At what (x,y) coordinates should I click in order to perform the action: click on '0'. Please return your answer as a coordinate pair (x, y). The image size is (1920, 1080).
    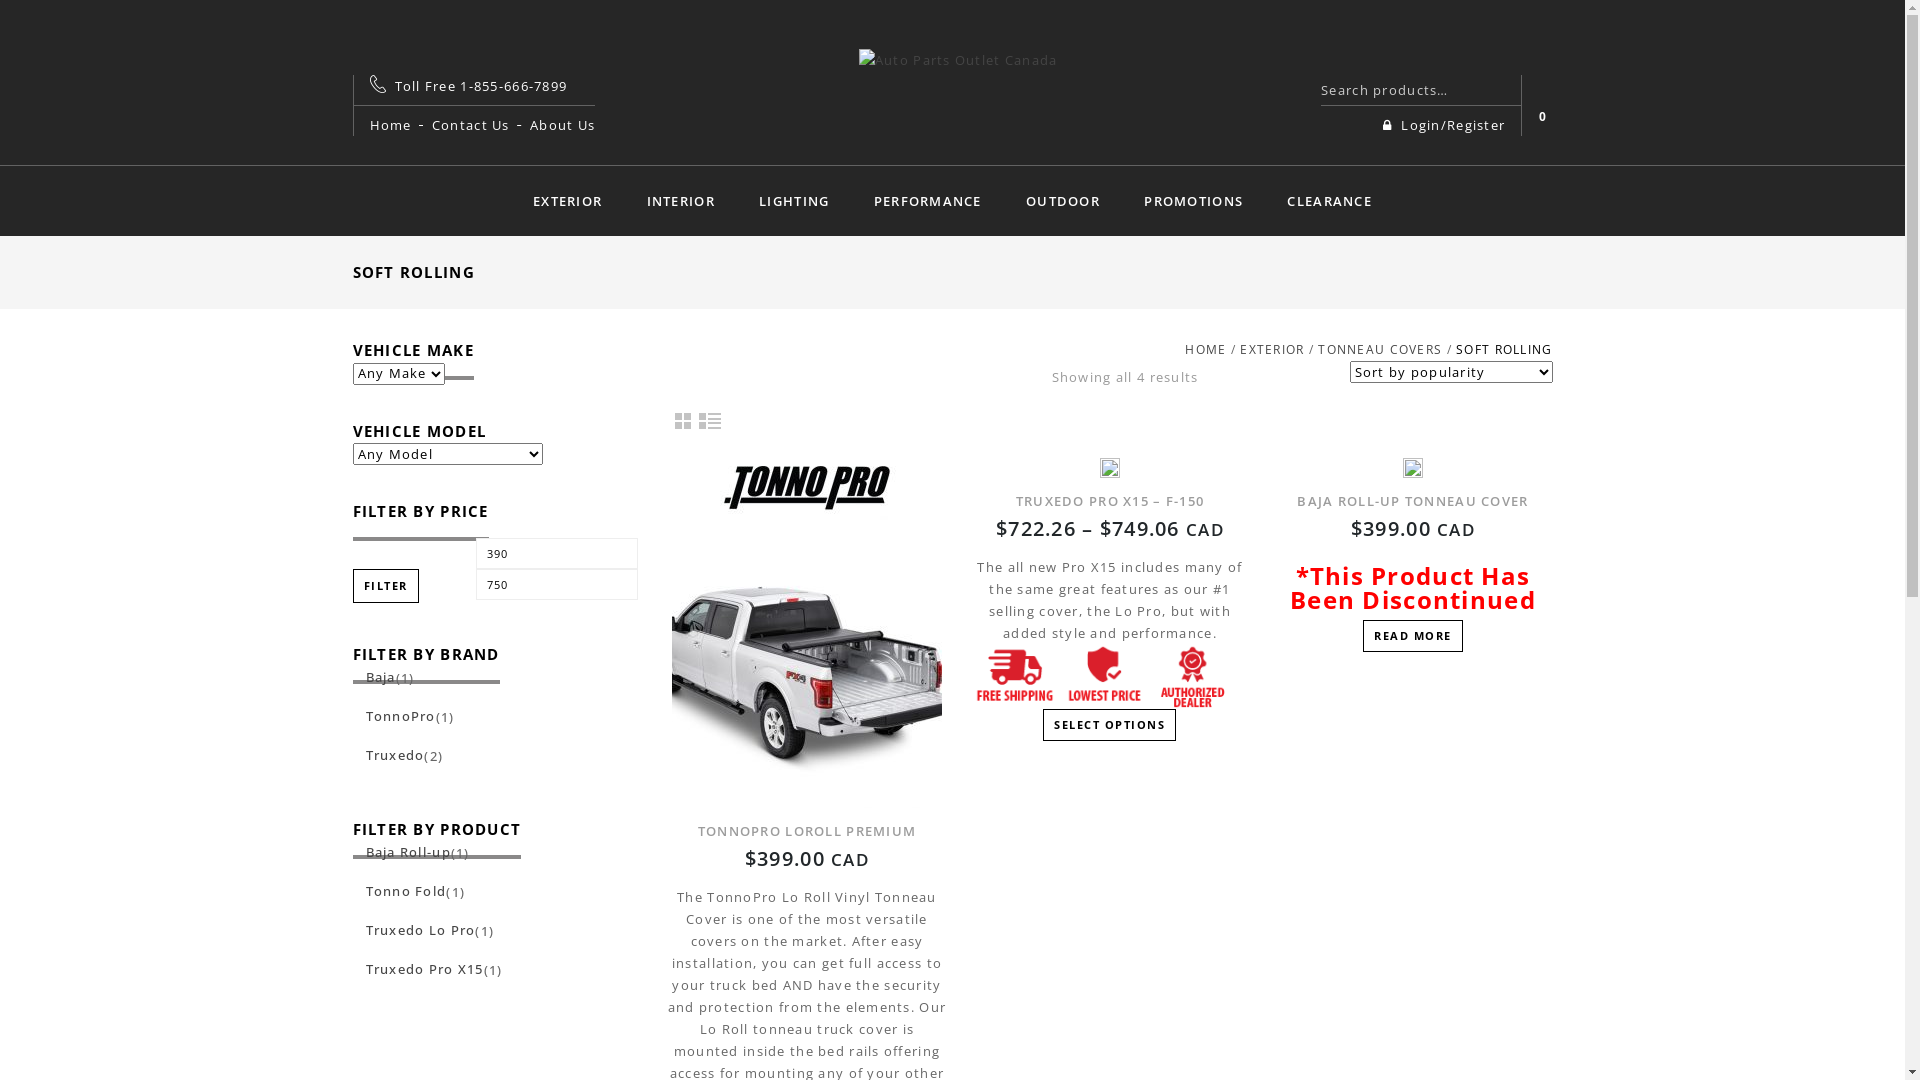
    Looking at the image, I should click on (1541, 116).